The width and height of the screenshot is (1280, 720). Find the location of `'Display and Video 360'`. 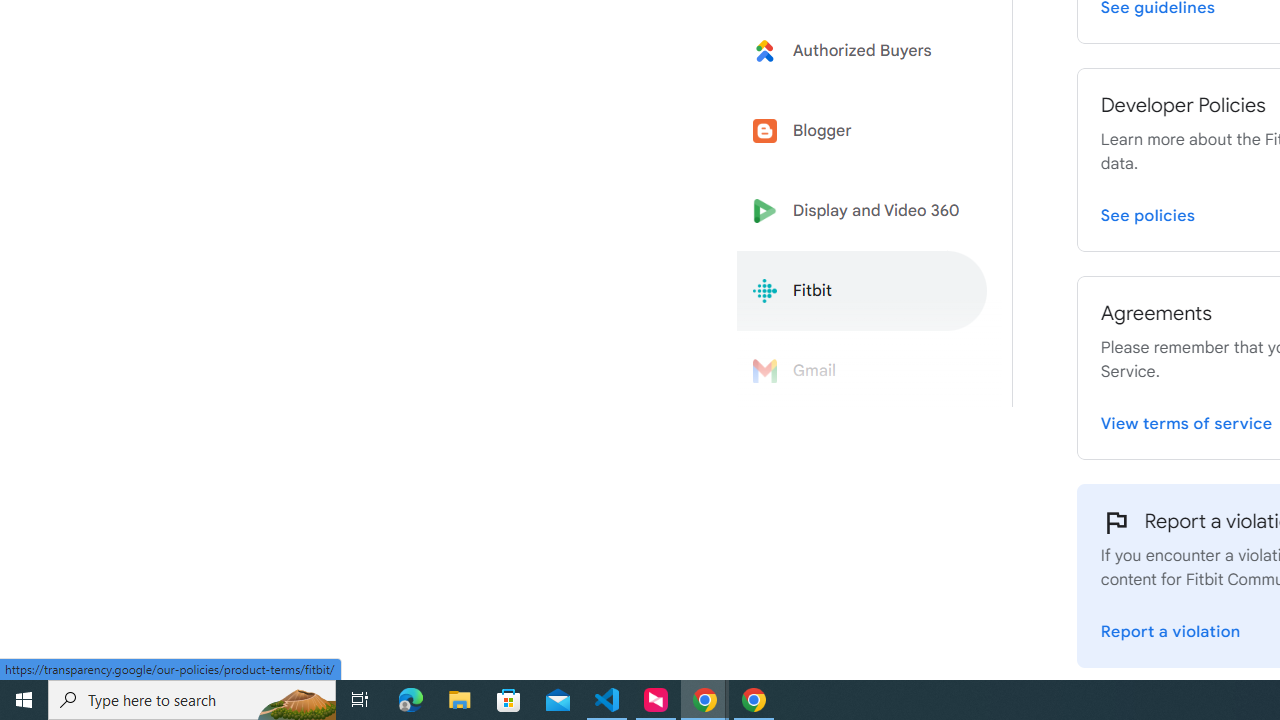

'Display and Video 360' is located at coordinates (862, 211).